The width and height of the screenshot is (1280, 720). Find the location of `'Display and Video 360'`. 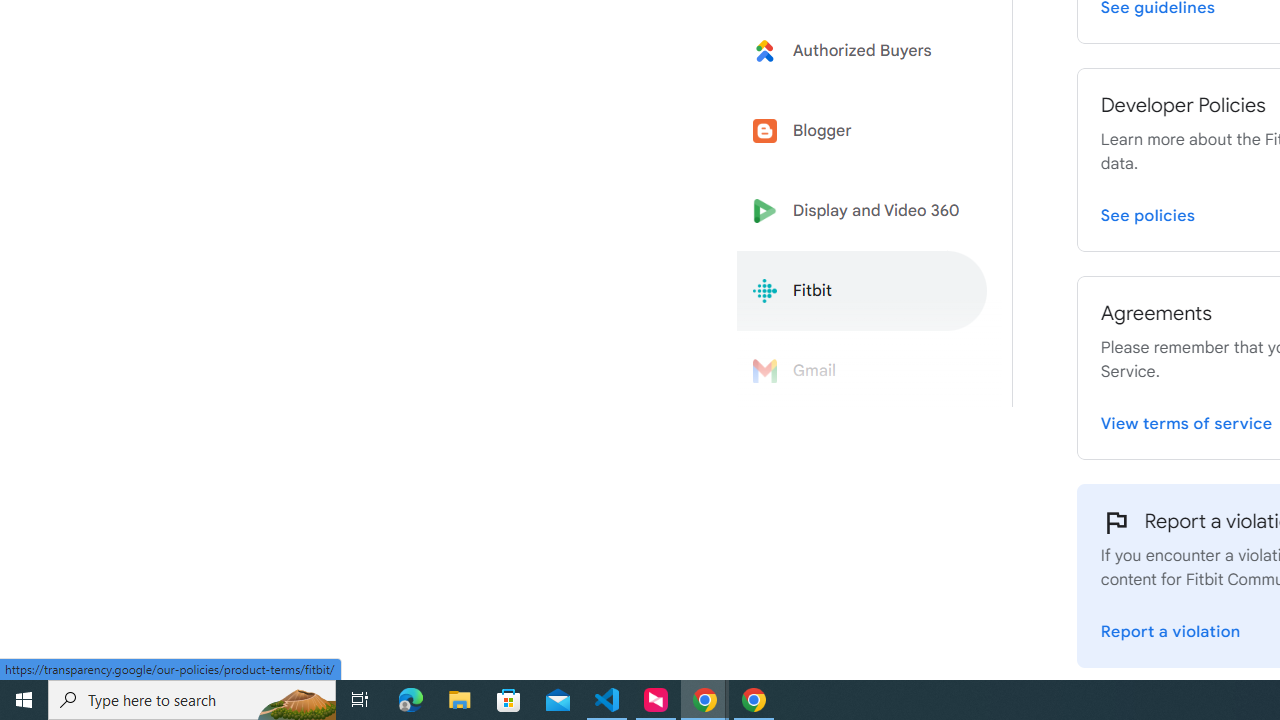

'Display and Video 360' is located at coordinates (862, 211).